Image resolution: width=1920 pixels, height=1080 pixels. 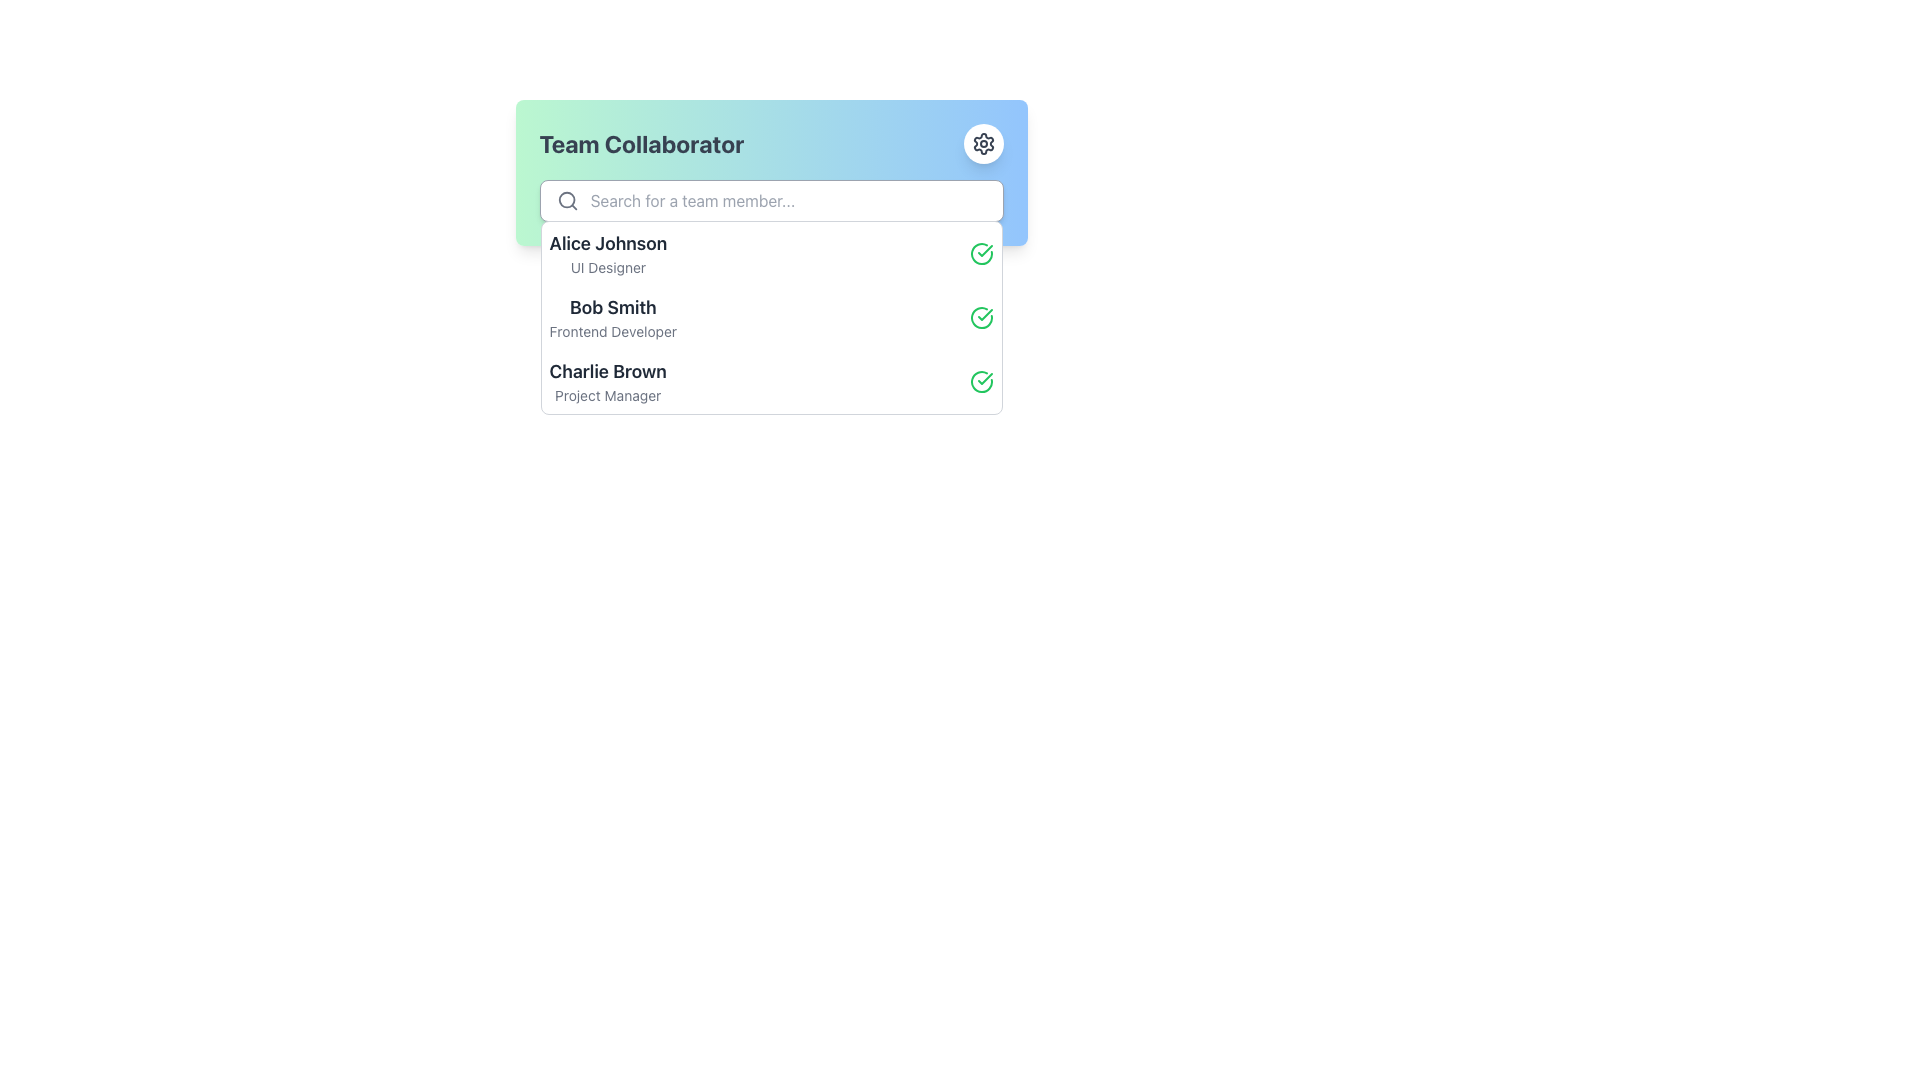 I want to click on the Text Display element that shows 'Bob Smith' and 'Frontend Developer', located in the second position under the 'Team Collaborator' list, so click(x=612, y=316).